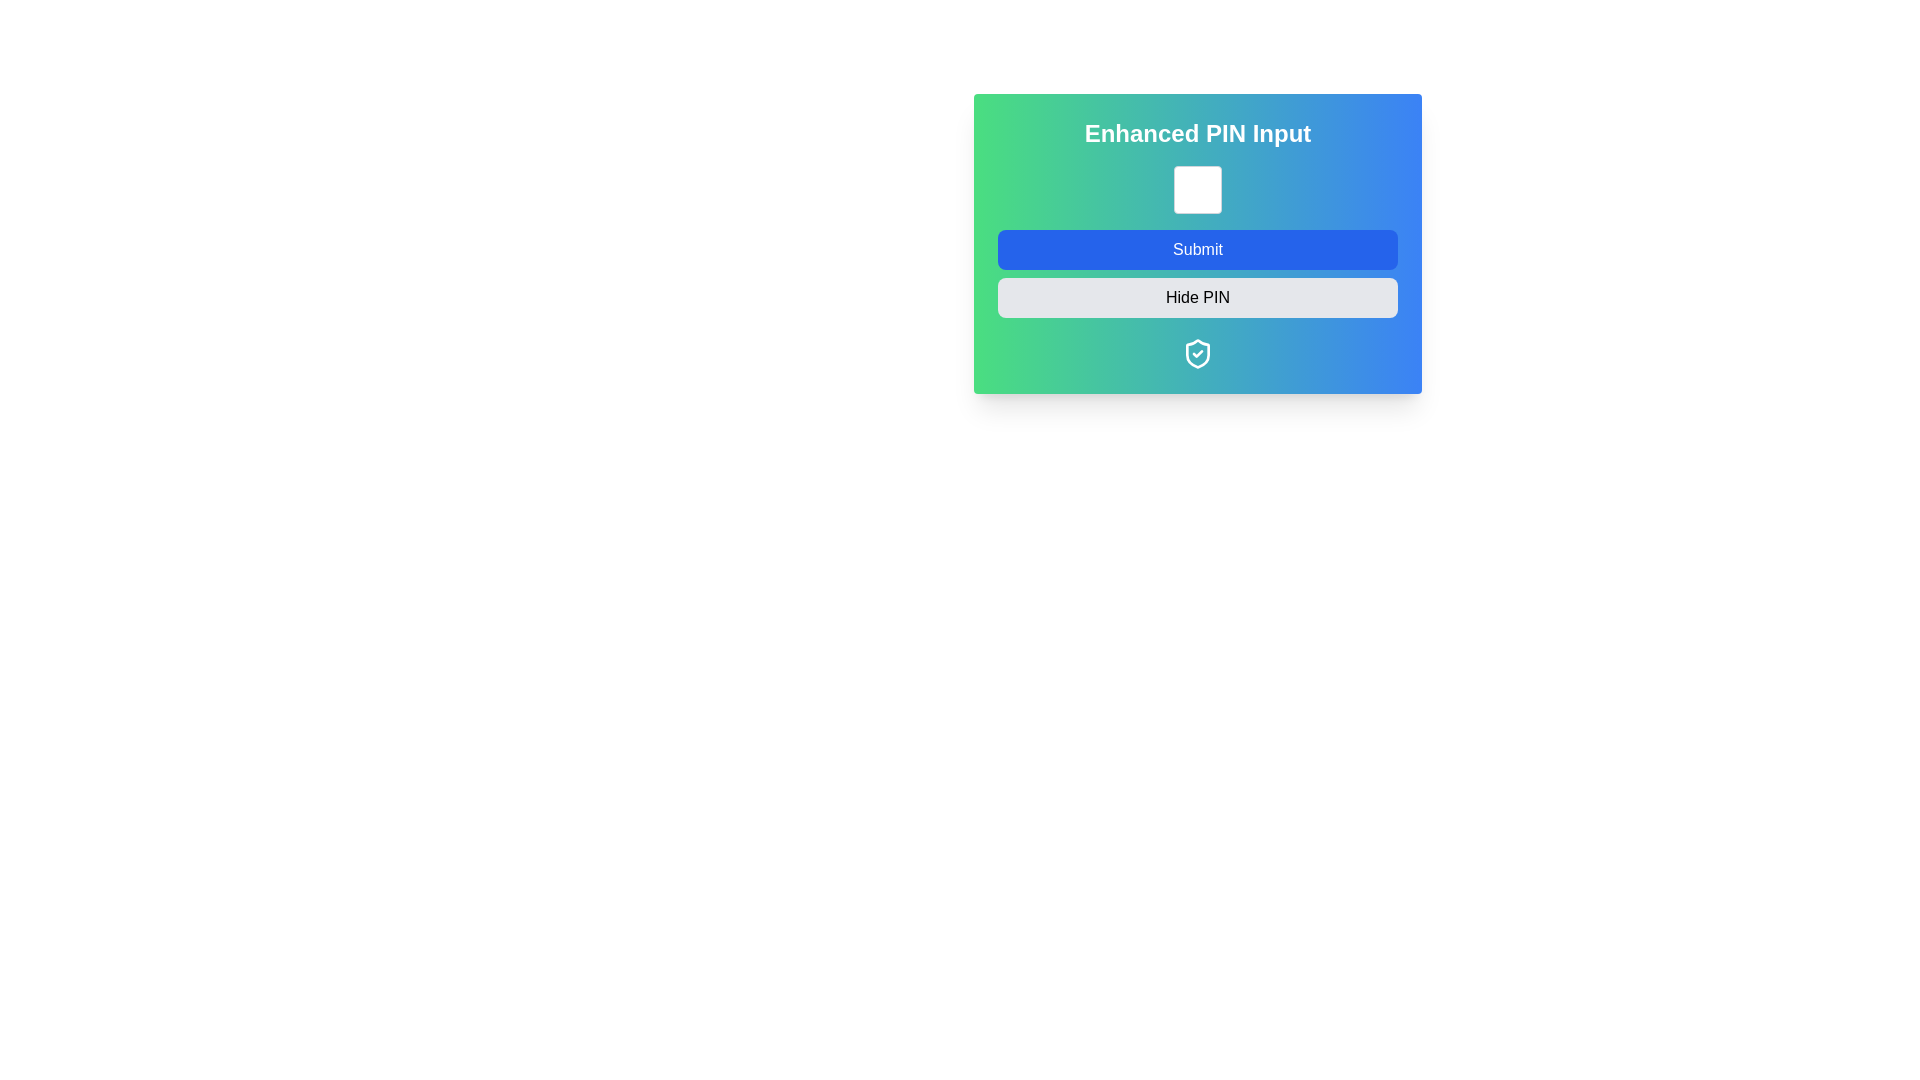 Image resolution: width=1920 pixels, height=1080 pixels. Describe the element at coordinates (1198, 297) in the screenshot. I see `the 'Hide PIN' button, which is a rectangular button with rounded corners located below the 'Submit' button in the 'Enhanced PIN Input' card` at that location.